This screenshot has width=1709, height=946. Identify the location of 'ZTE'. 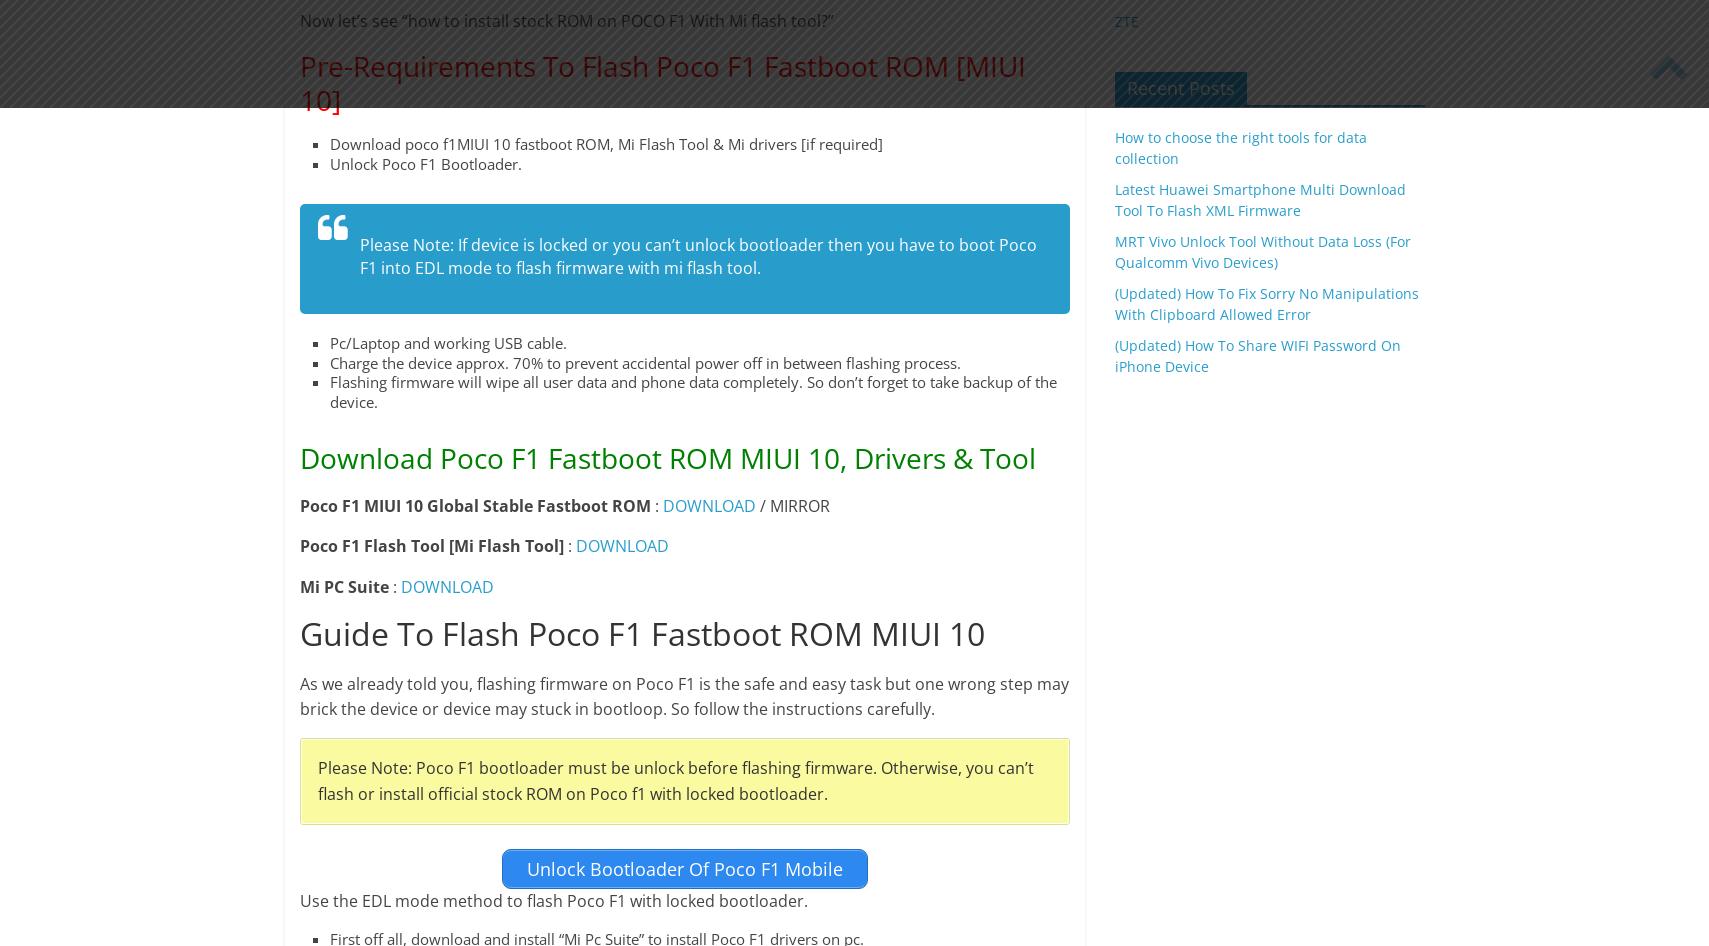
(1126, 20).